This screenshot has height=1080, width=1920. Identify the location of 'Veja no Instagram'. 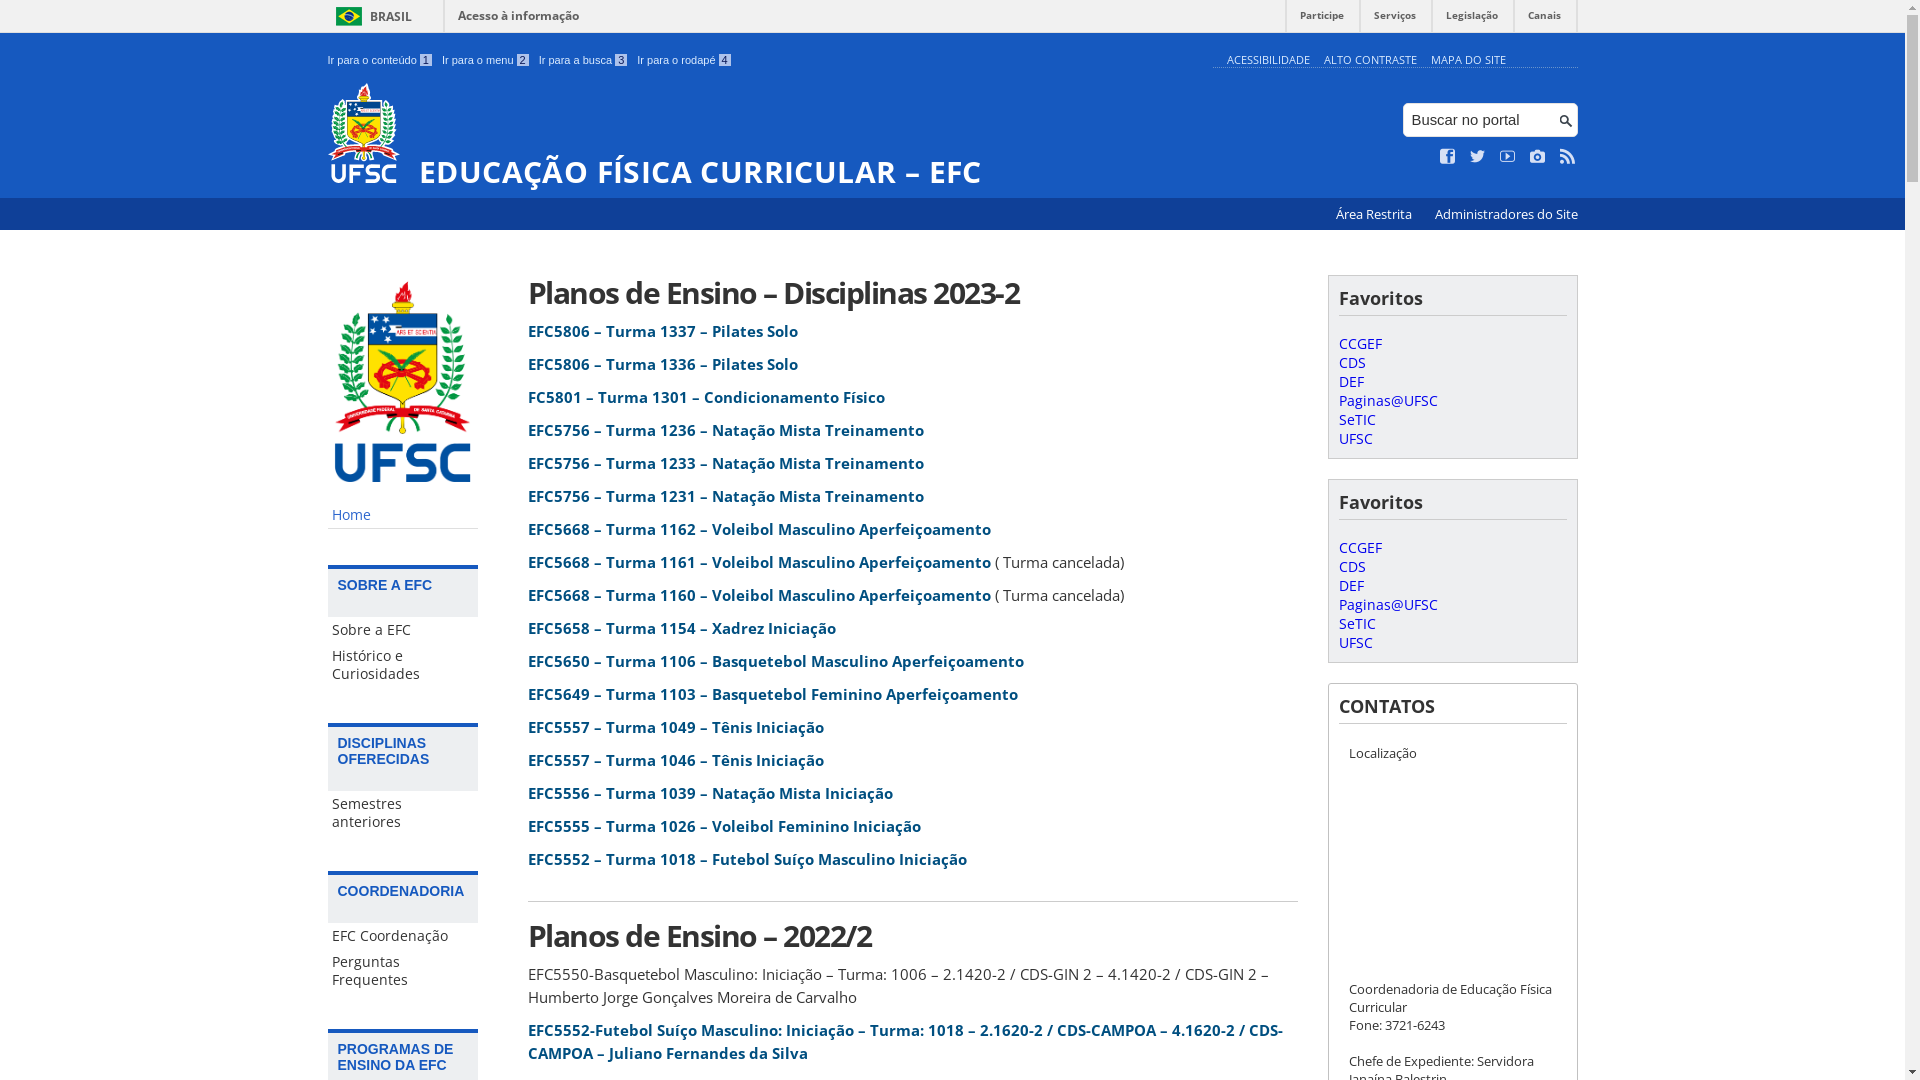
(1536, 156).